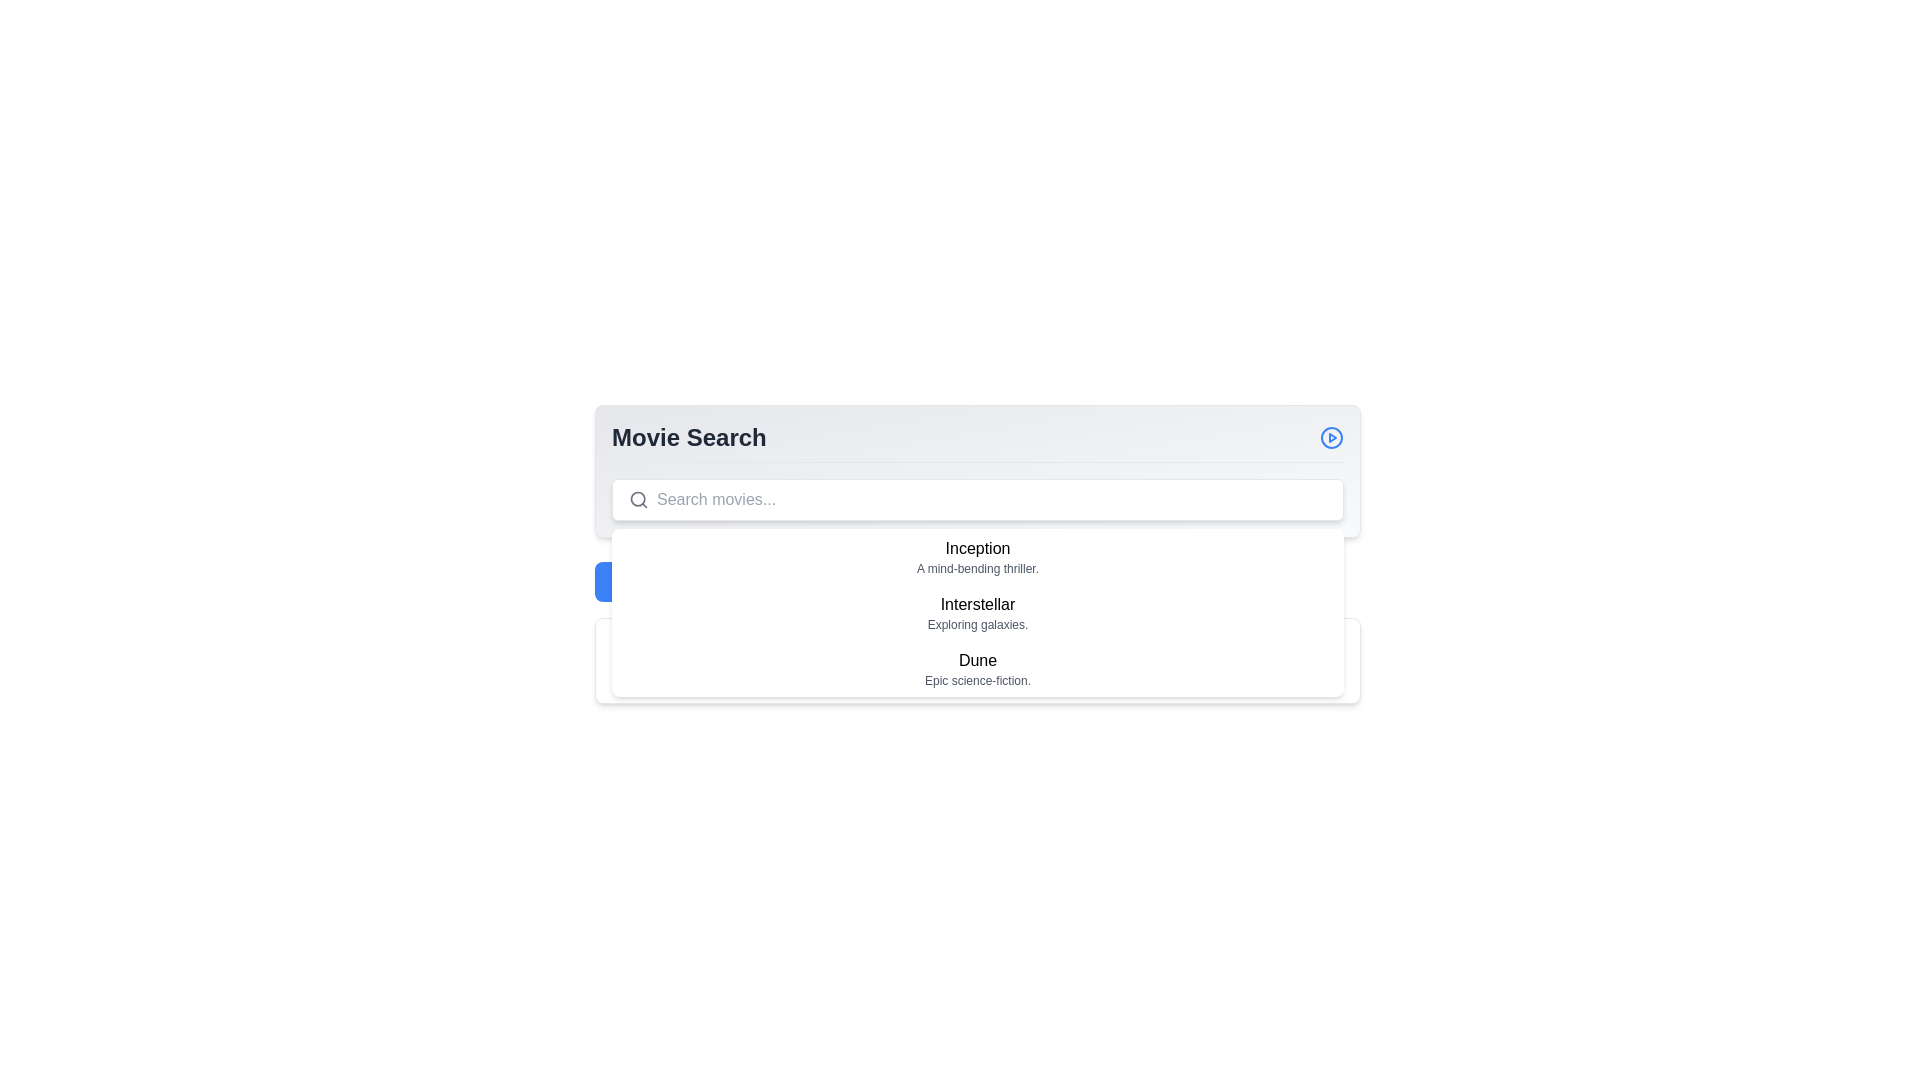 The image size is (1920, 1080). I want to click on the static text element providing a descriptive tagline for the movie 'Inception', located below the title in the movie list, so click(978, 569).